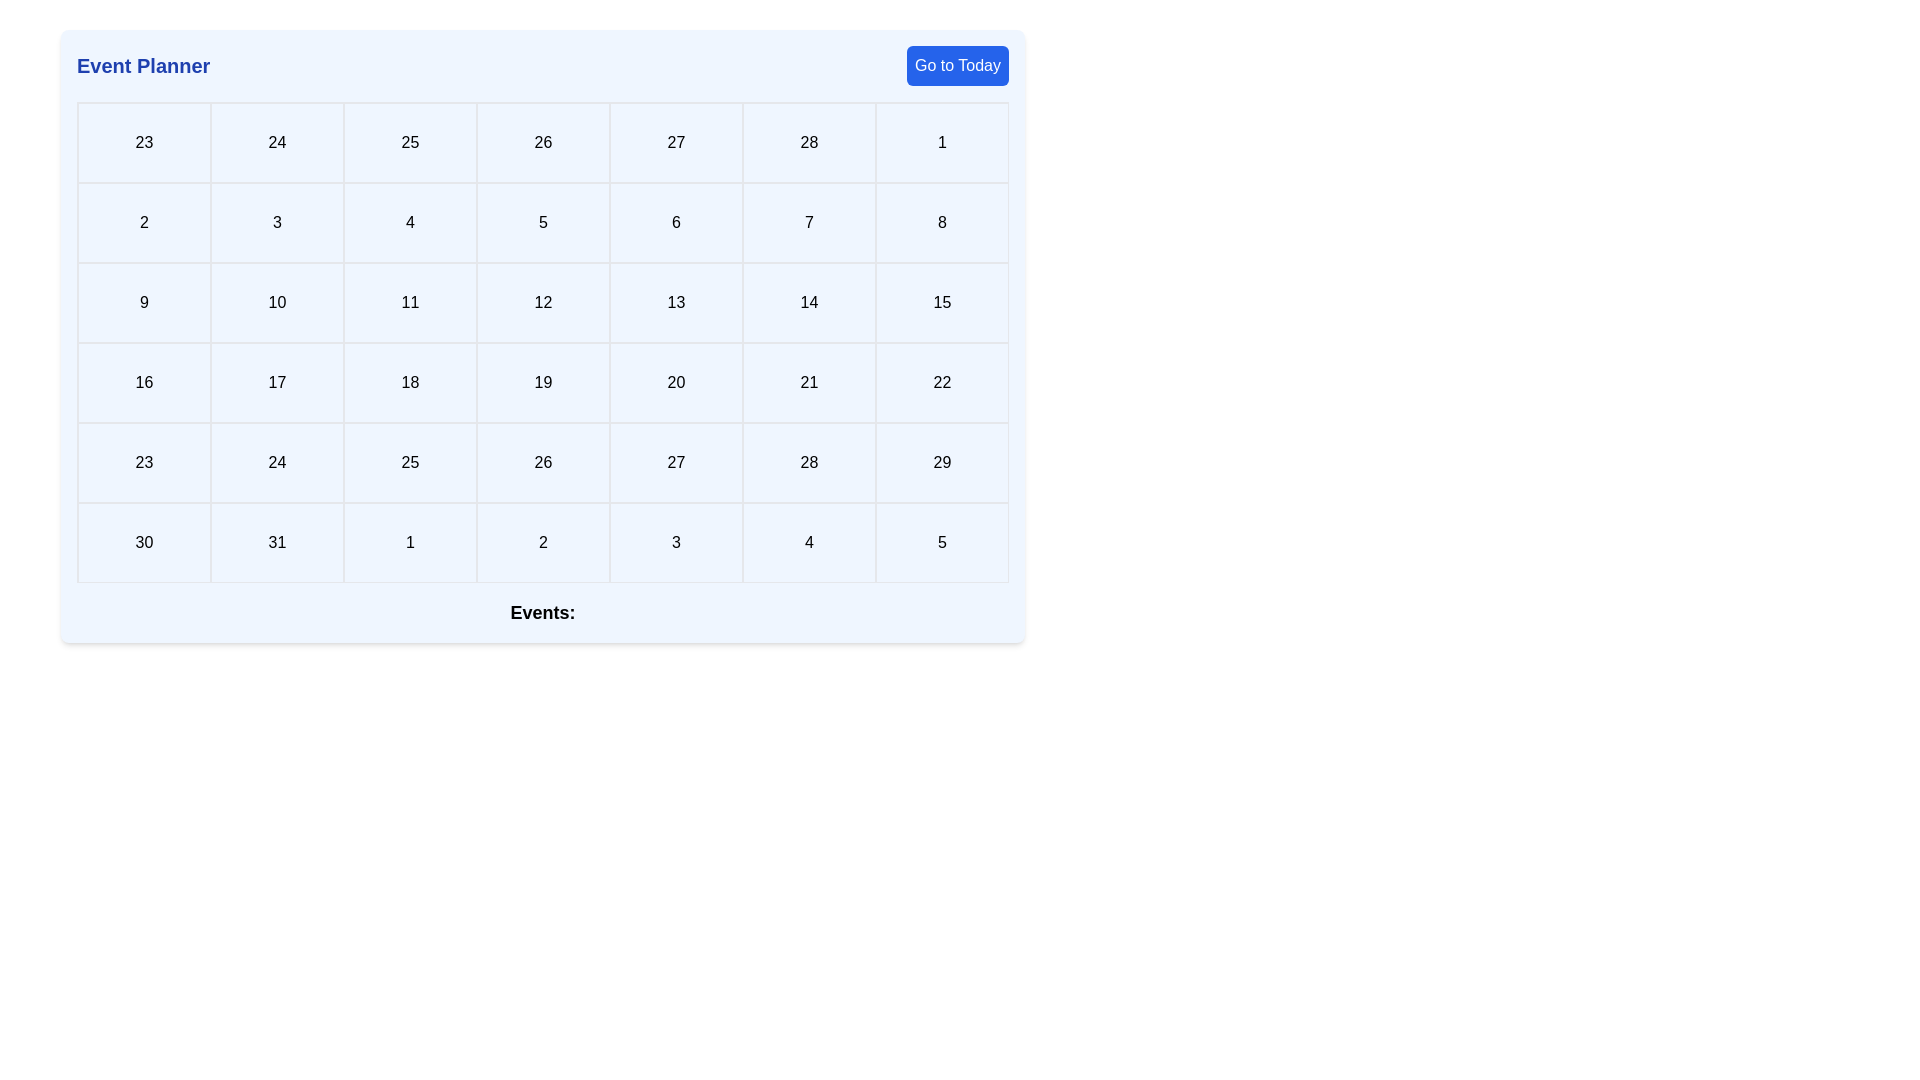 This screenshot has width=1920, height=1080. I want to click on the Text label displaying the number '30' in the last row, first column of the grid layout, so click(143, 543).